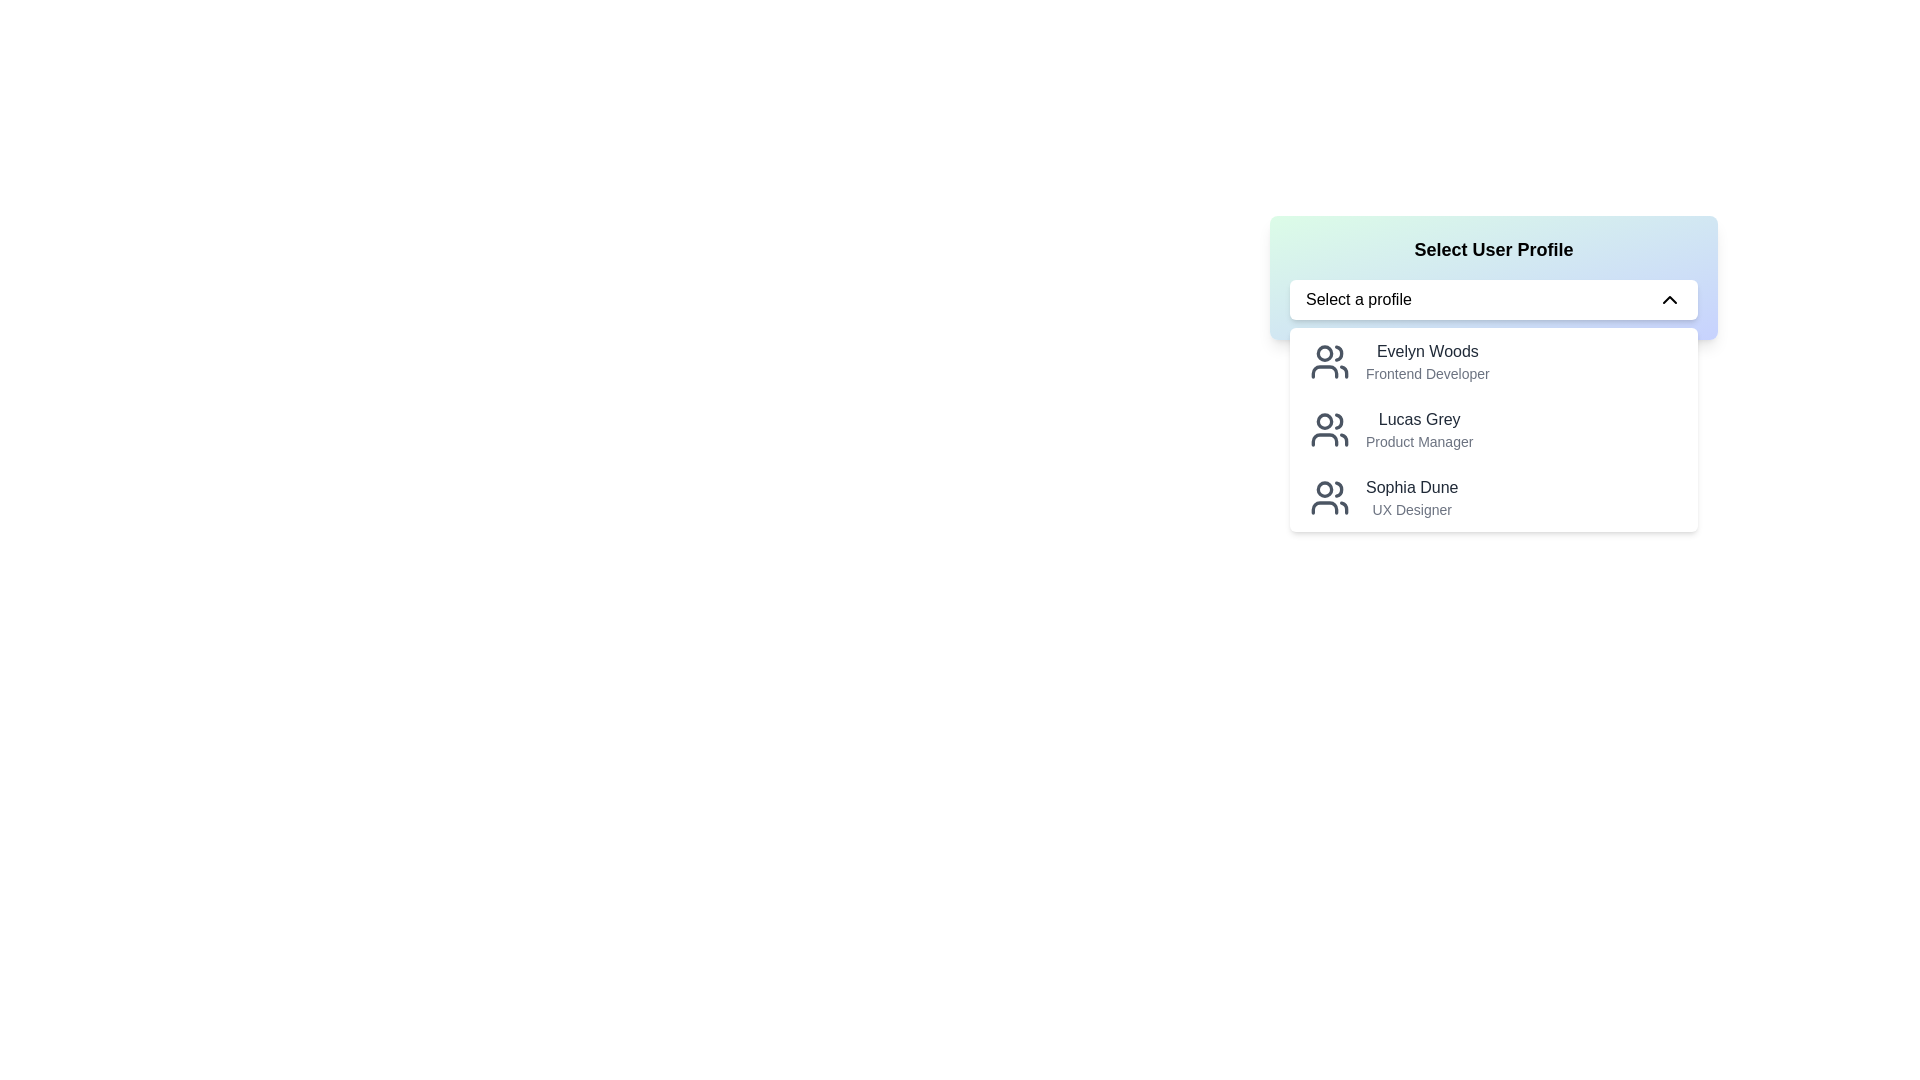 The height and width of the screenshot is (1080, 1920). I want to click on the second option in the dropdown list labeled 'Lucas Grey - Product Manager', so click(1493, 428).